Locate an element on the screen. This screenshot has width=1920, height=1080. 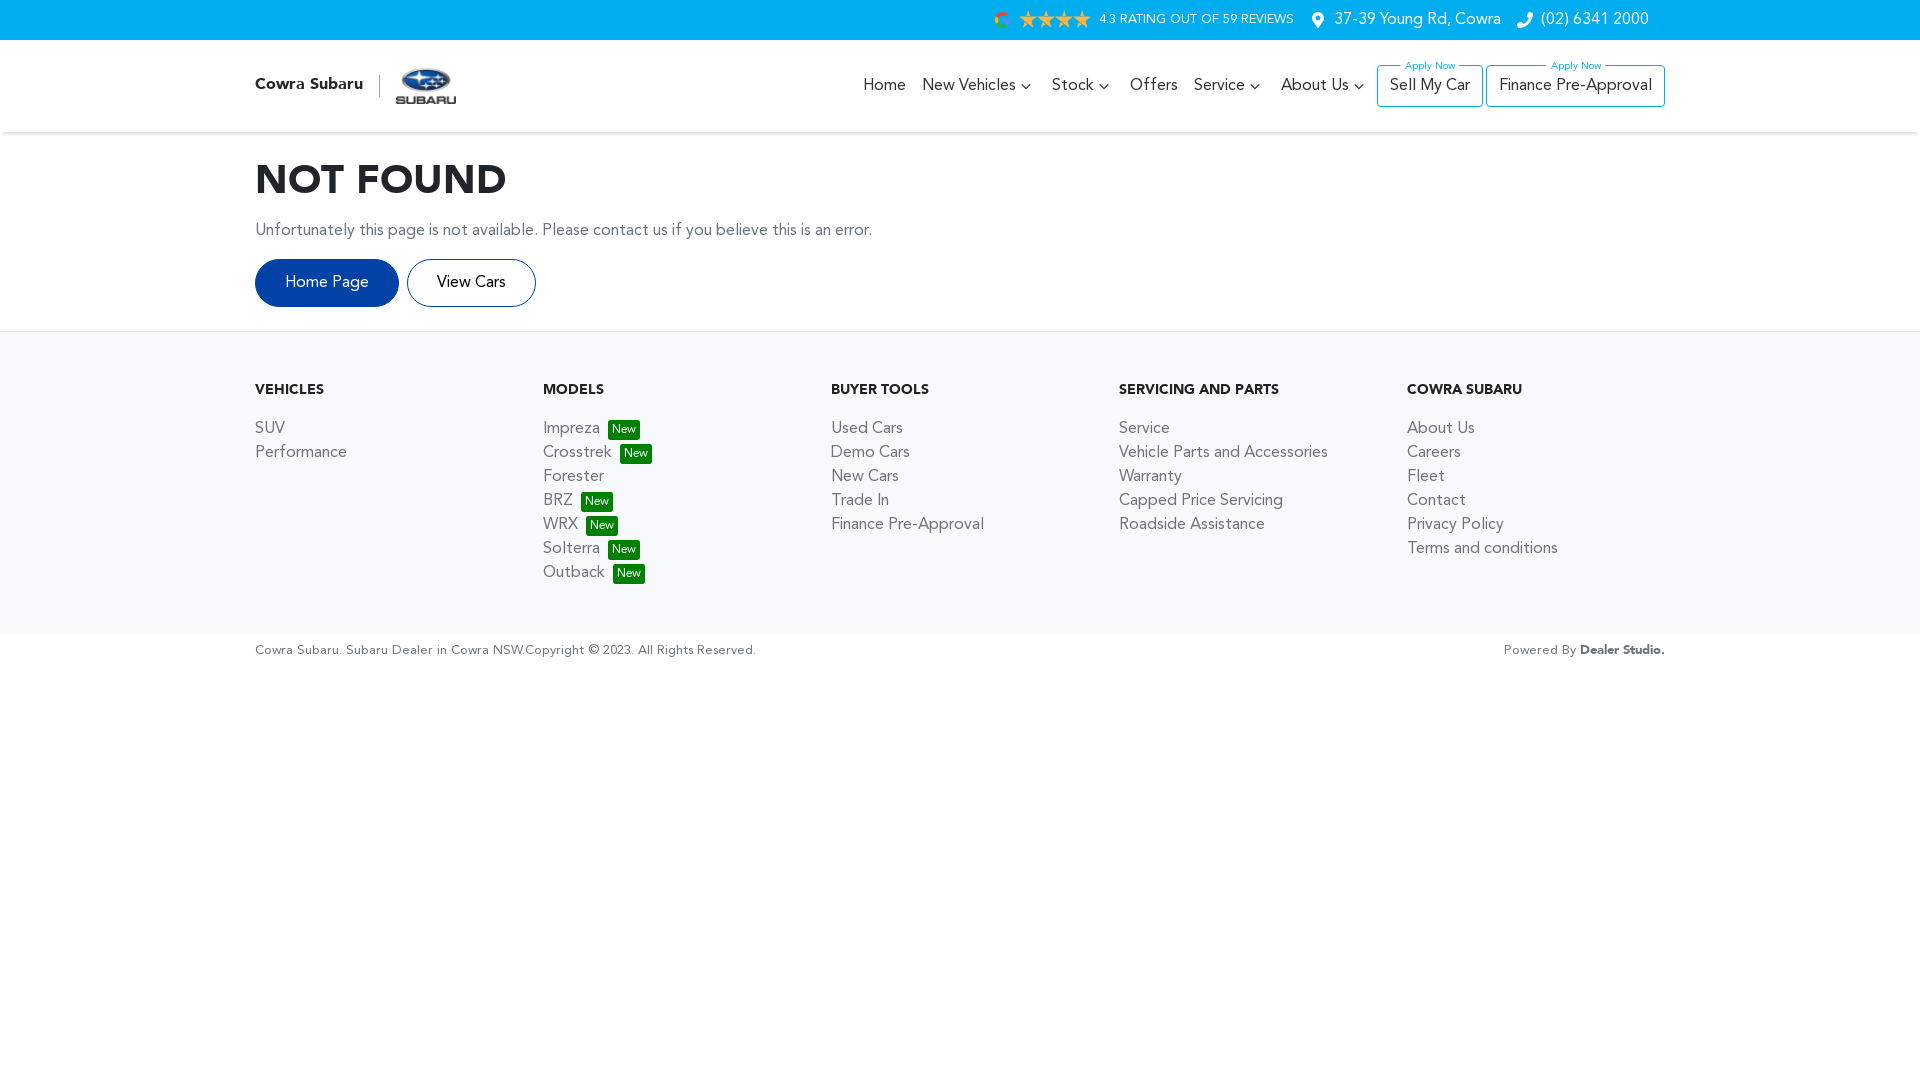
'37-39 Young Rd, Cowra' is located at coordinates (1416, 19).